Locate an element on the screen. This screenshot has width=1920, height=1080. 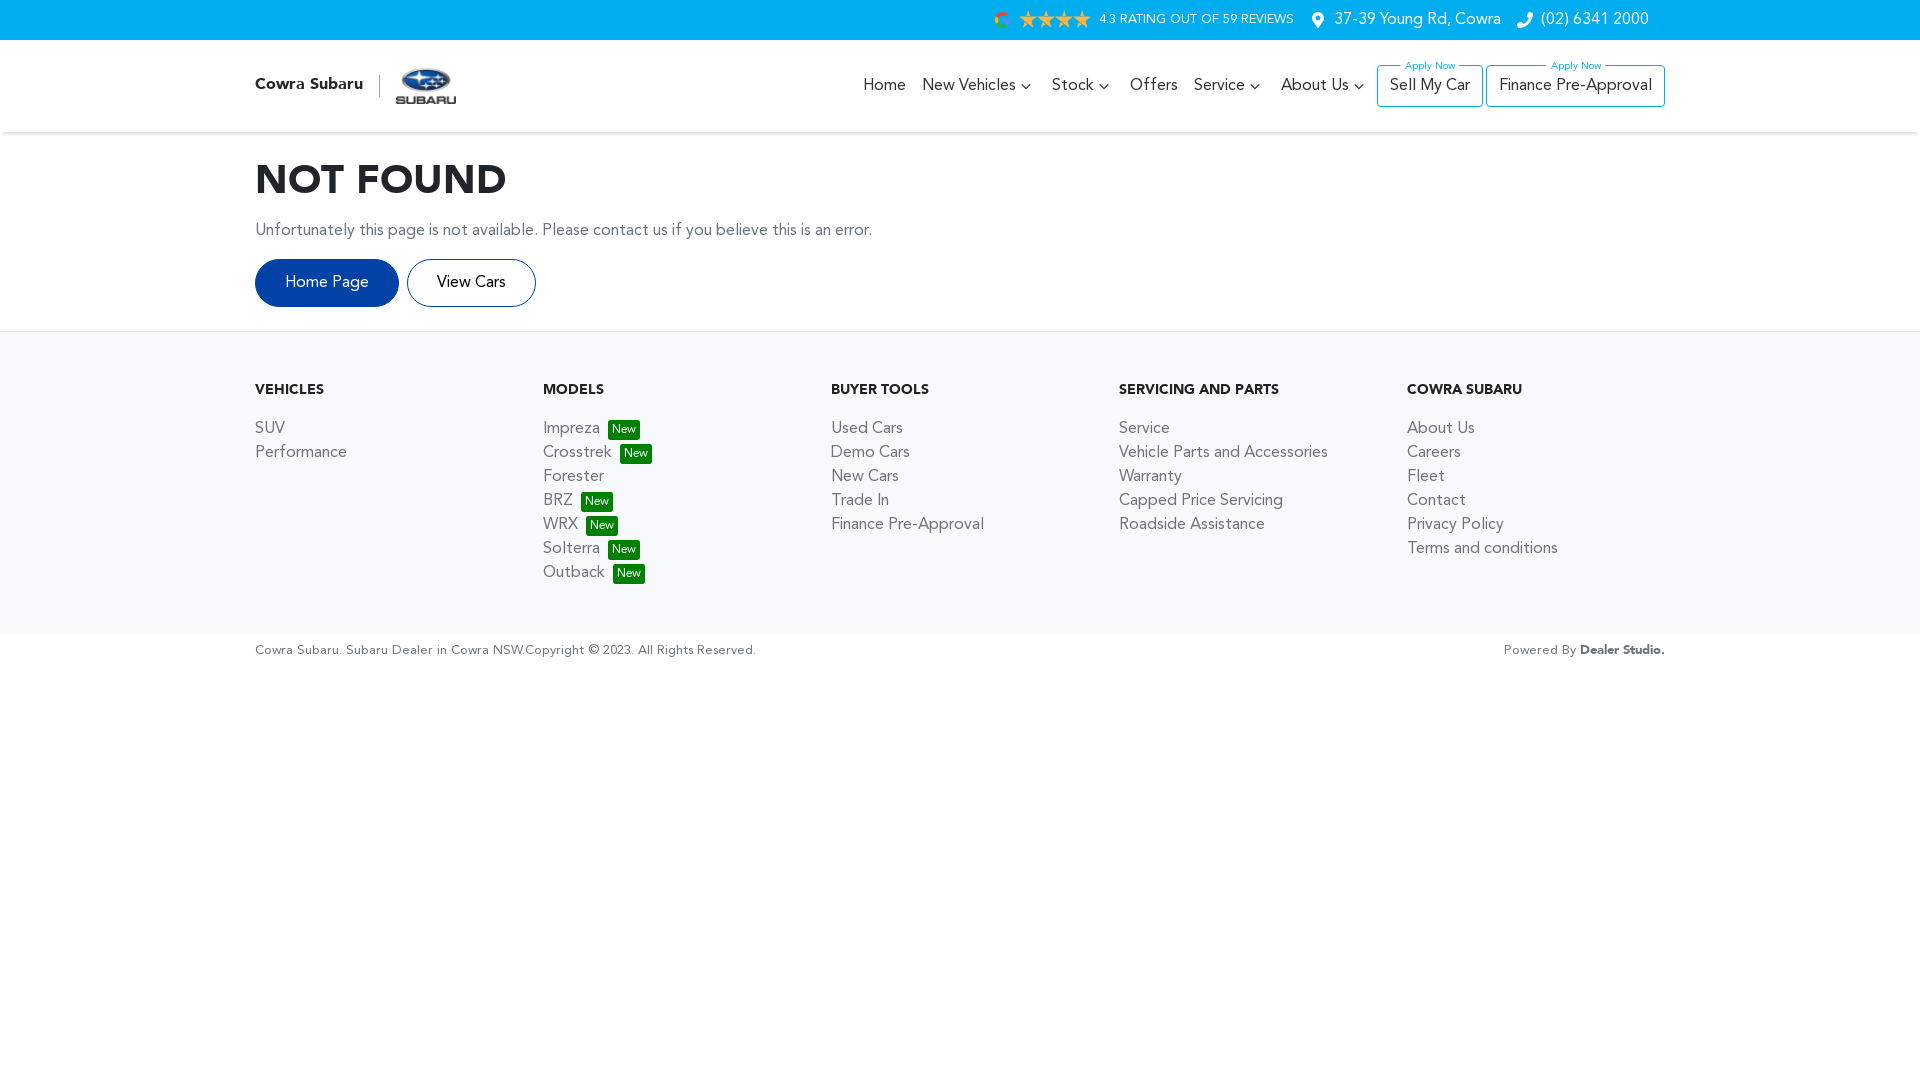
'37-39 Young Rd, Cowra' is located at coordinates (1416, 19).